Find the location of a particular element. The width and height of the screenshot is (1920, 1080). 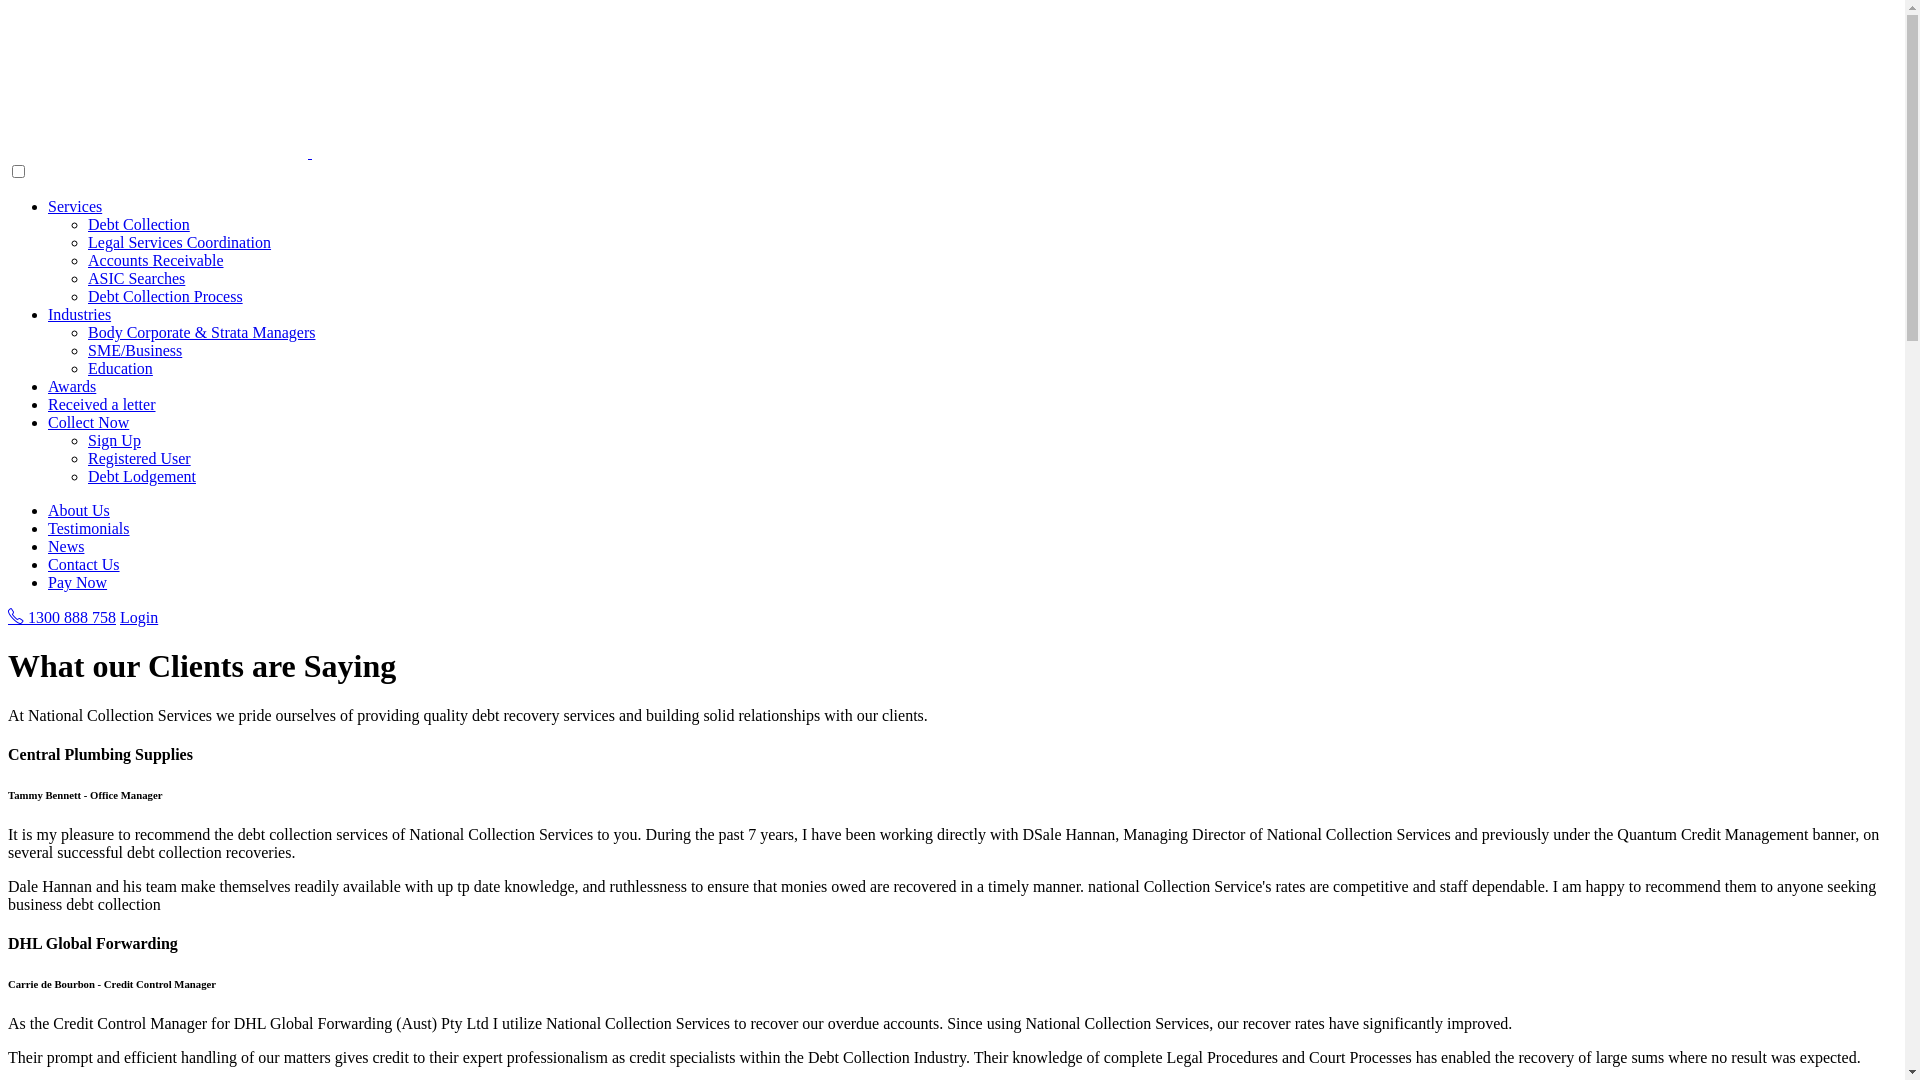

'Accounts Receivable' is located at coordinates (155, 259).